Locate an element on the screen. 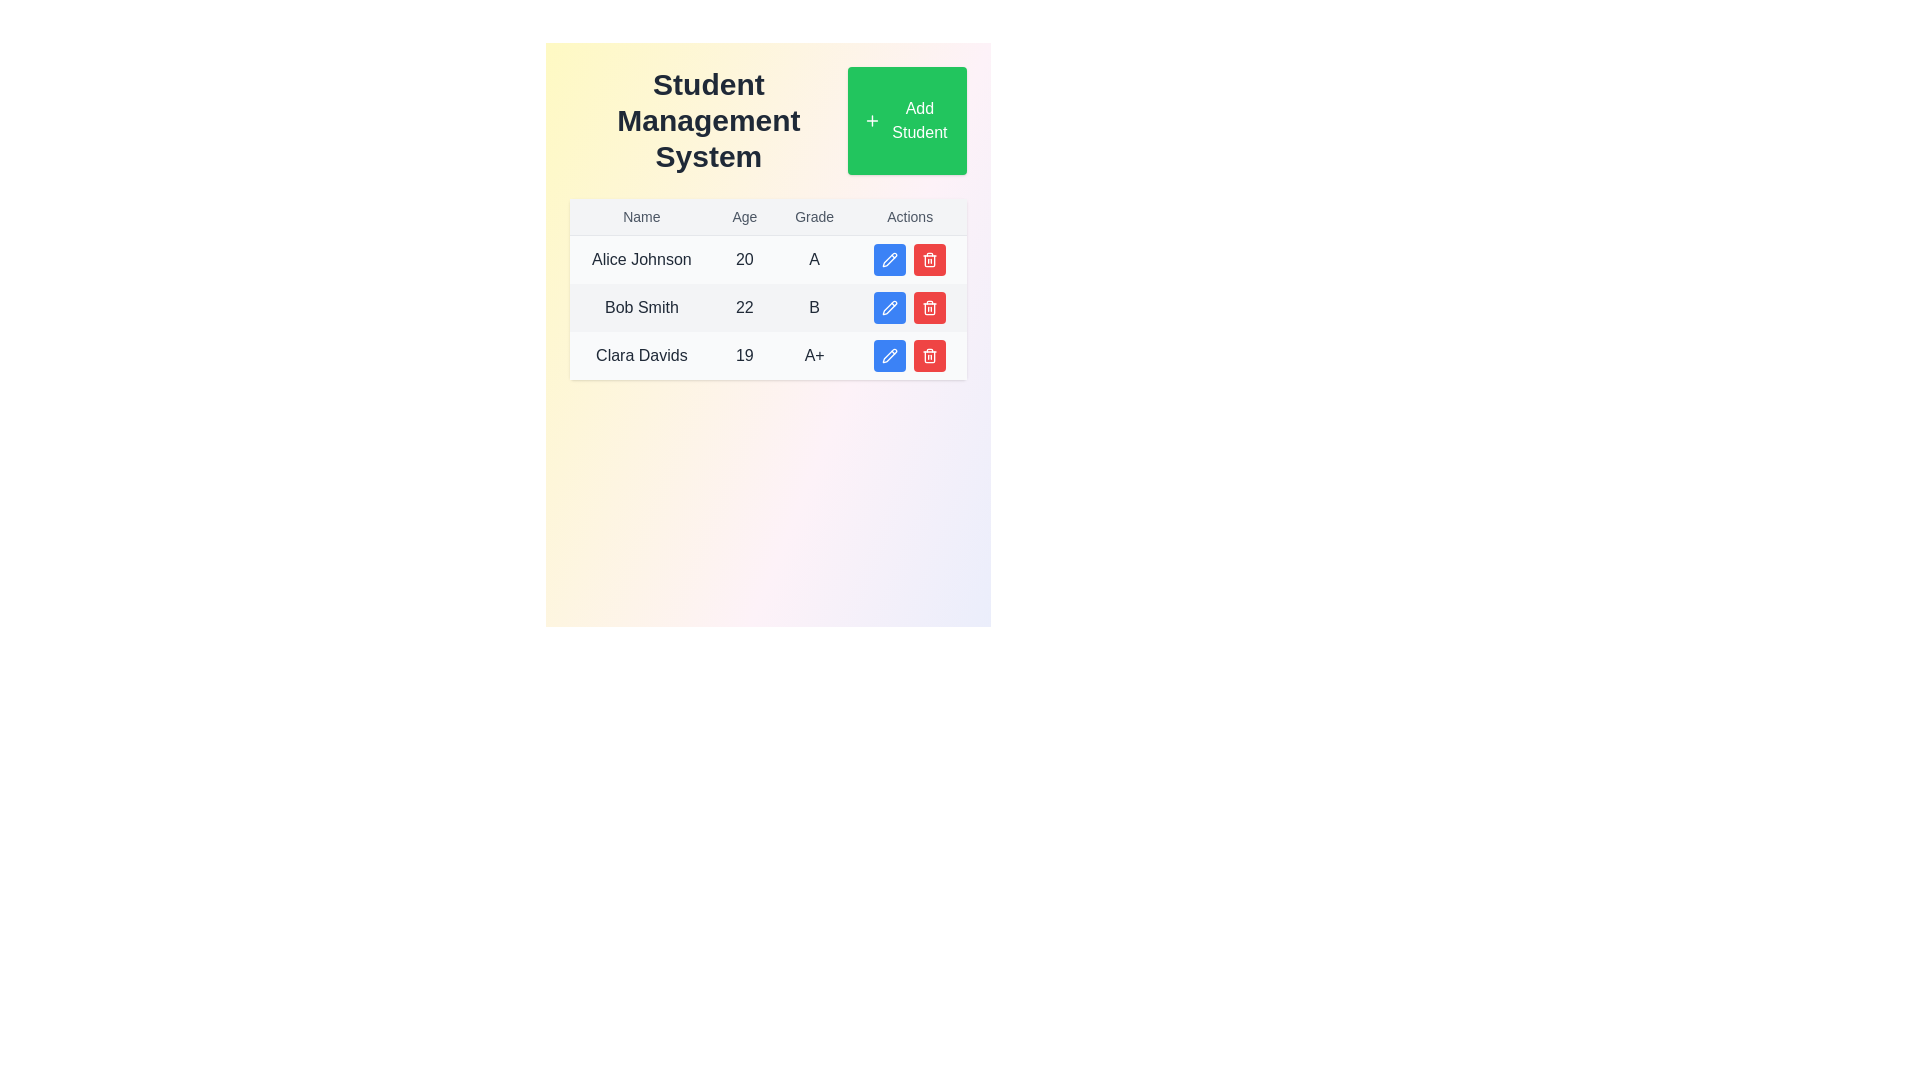 This screenshot has width=1920, height=1080. the pencil-shaped icon within the rounded blue button located in the 'Actions' column of the second row in the table next to 'Bob Smith' is located at coordinates (889, 308).